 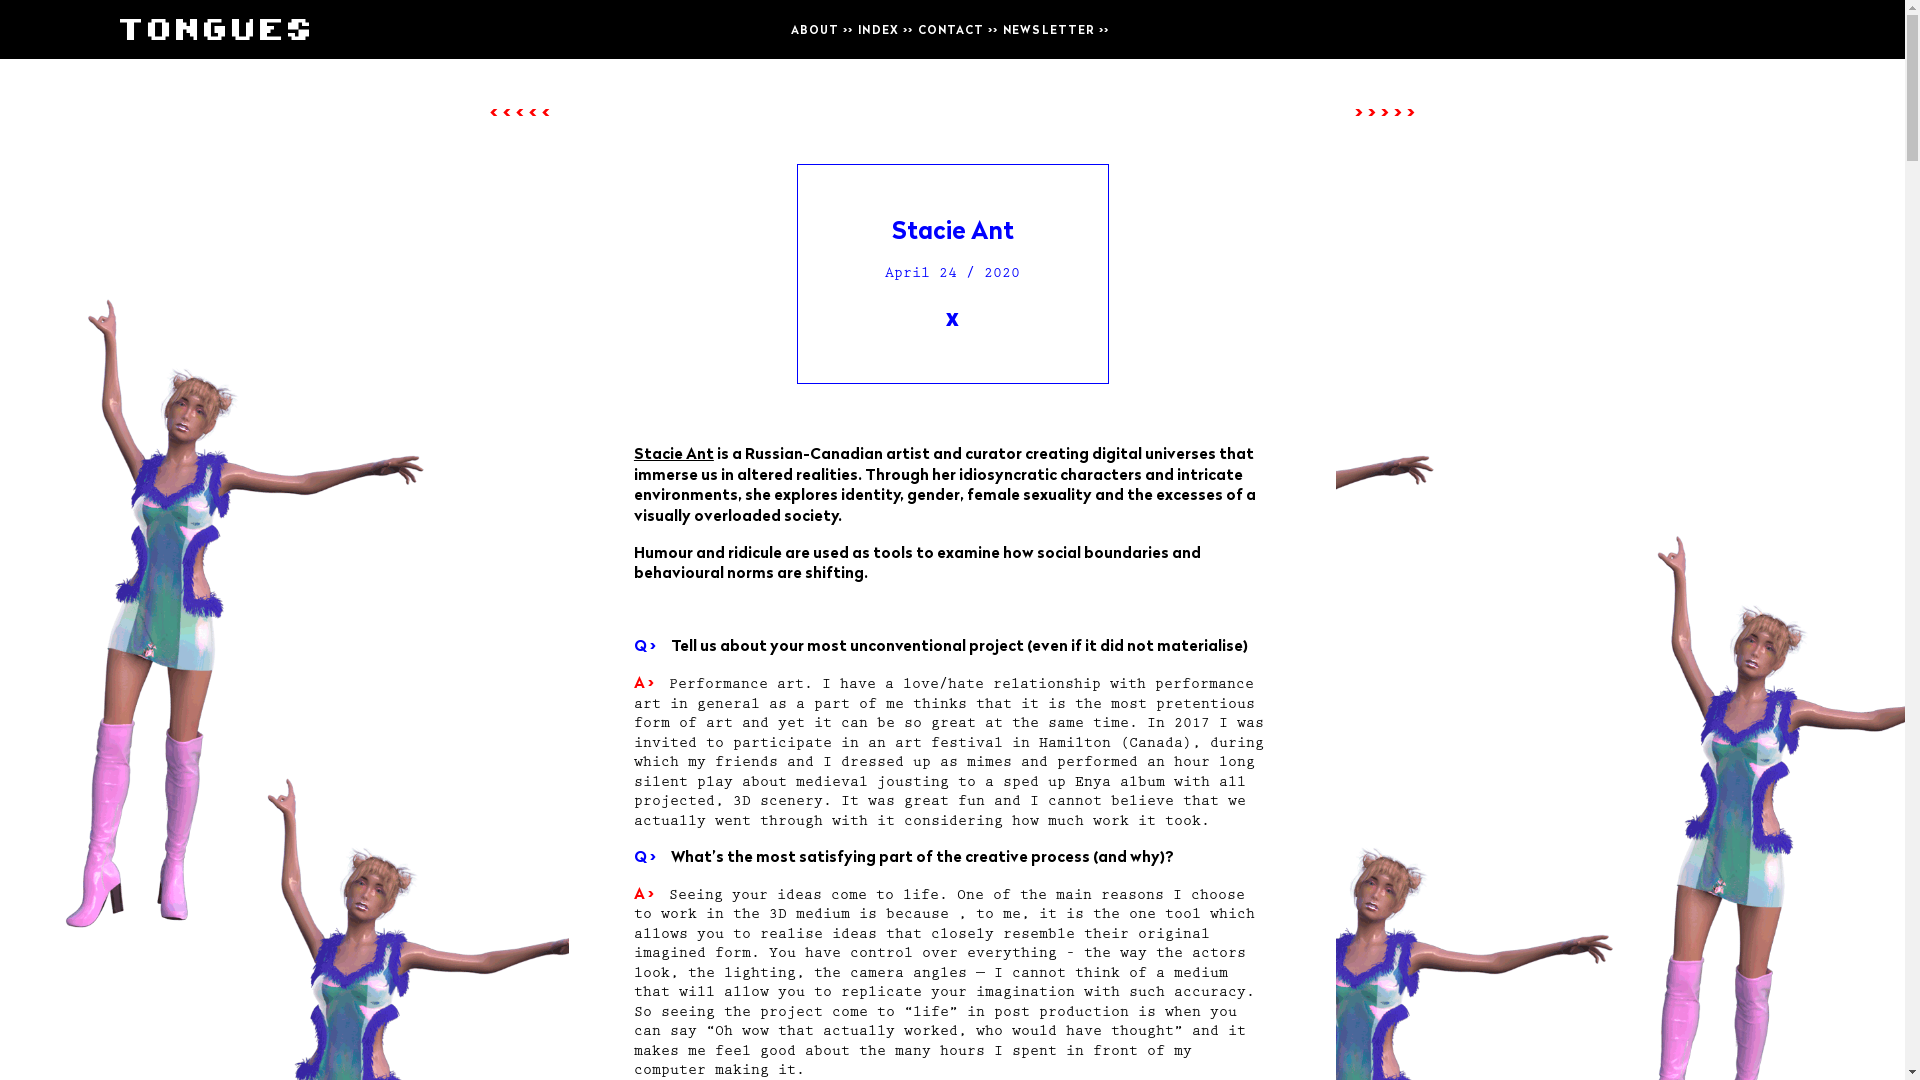 I want to click on 'CONTACT >>', so click(x=957, y=29).